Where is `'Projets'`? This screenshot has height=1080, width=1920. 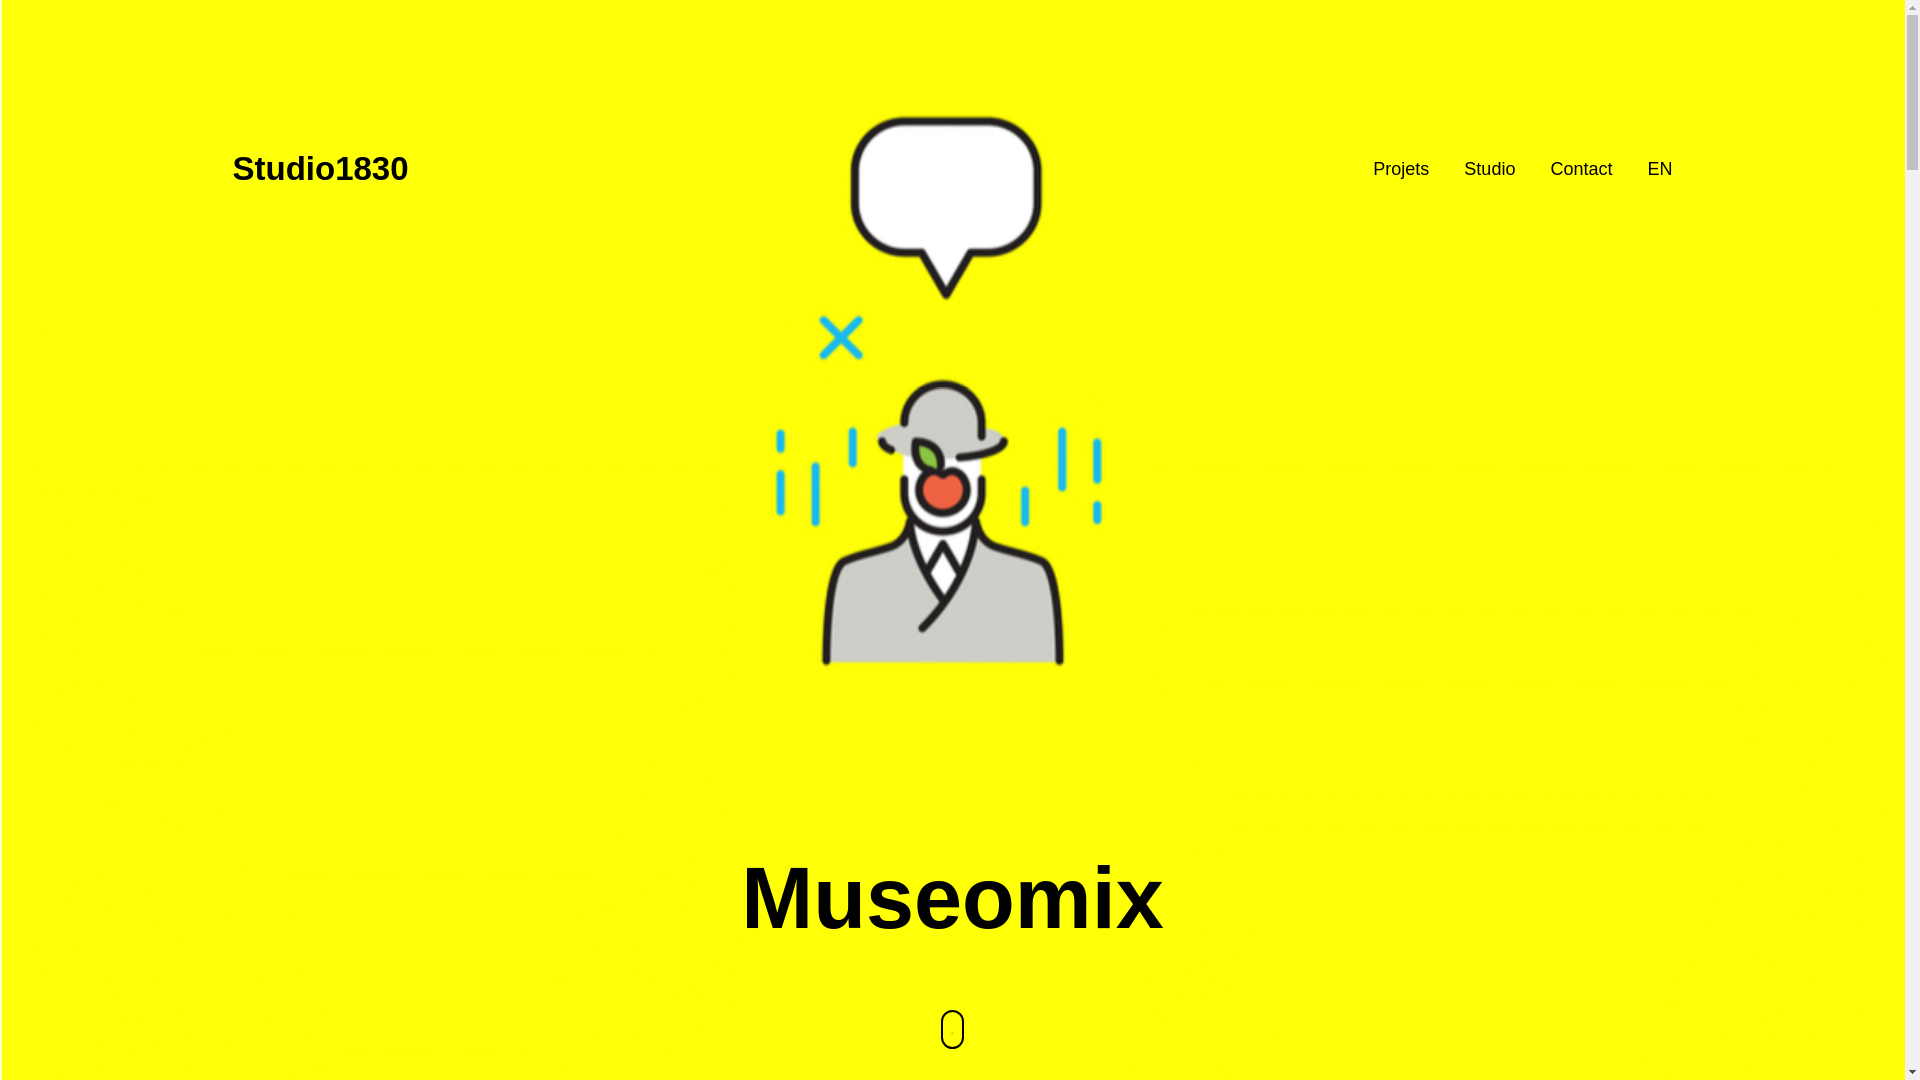
'Projets' is located at coordinates (1400, 167).